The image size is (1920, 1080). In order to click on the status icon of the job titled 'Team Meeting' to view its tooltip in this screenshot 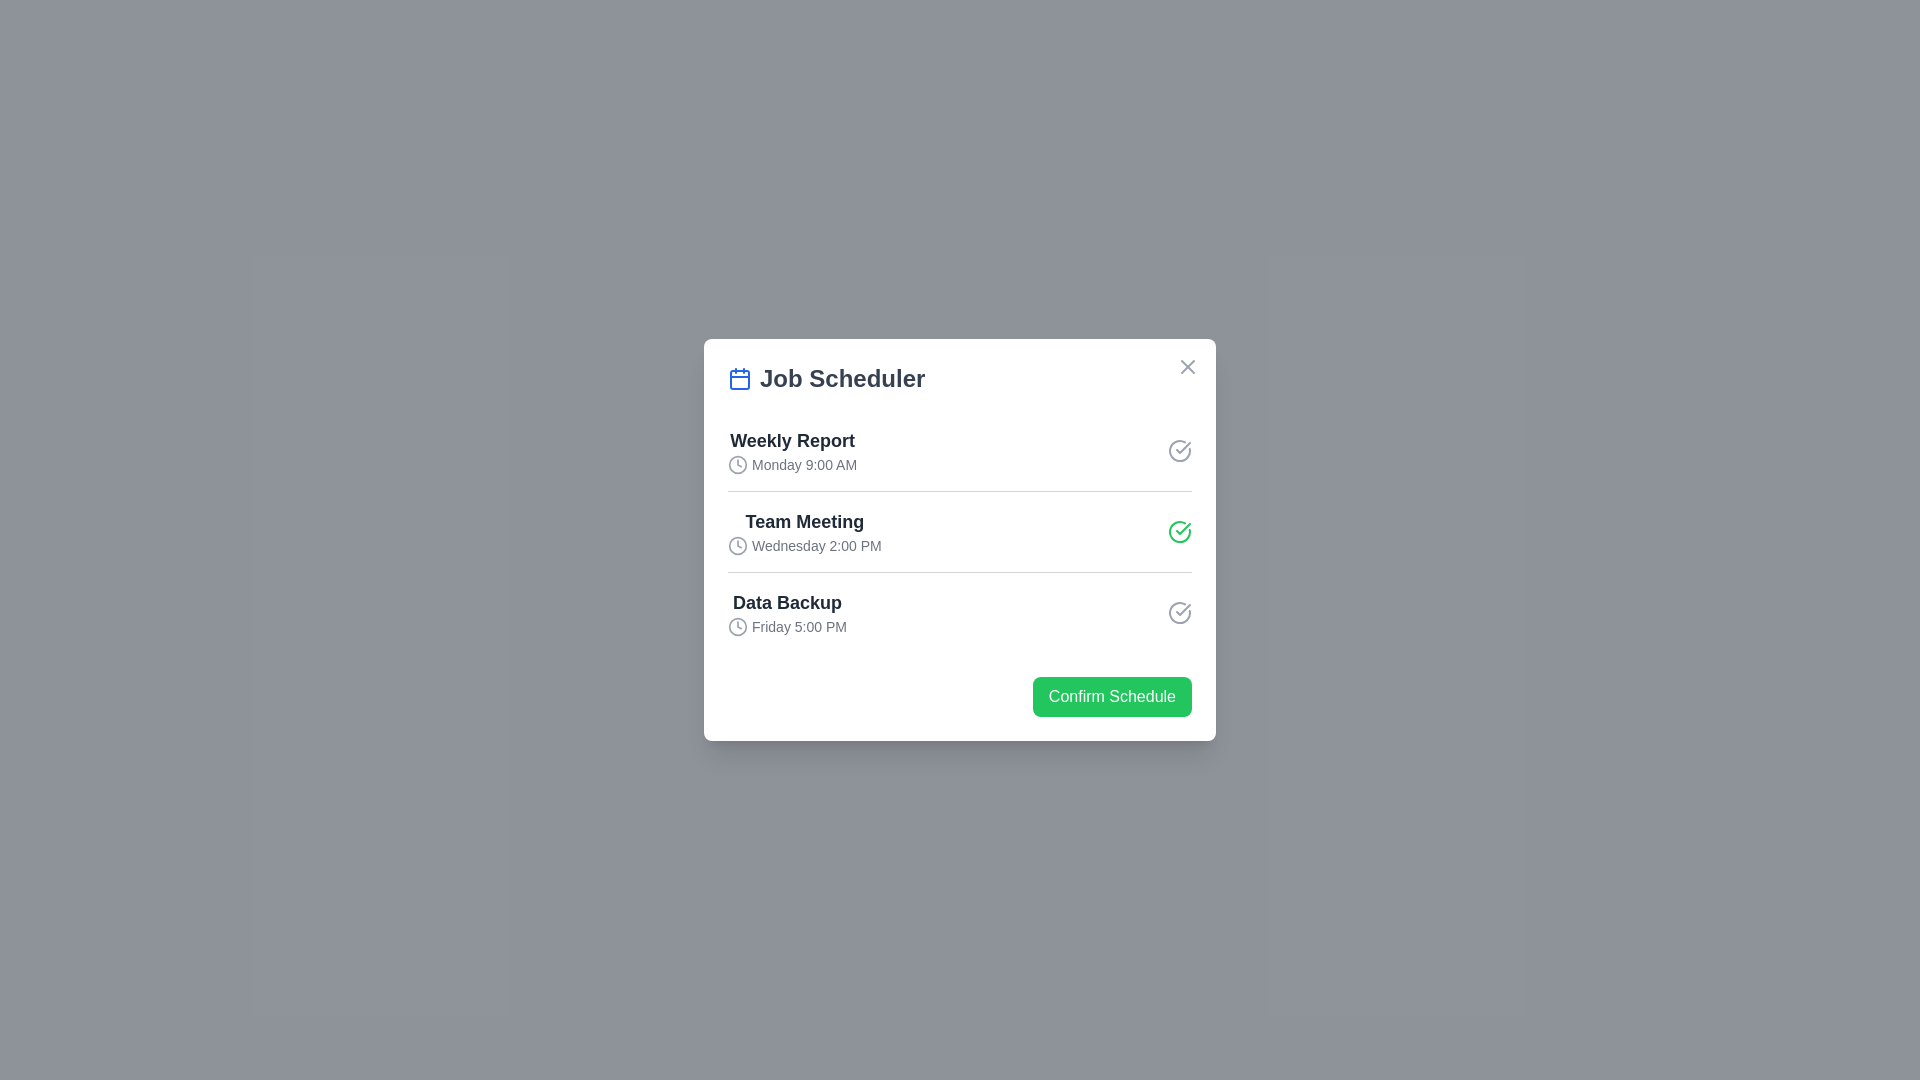, I will do `click(1180, 531)`.